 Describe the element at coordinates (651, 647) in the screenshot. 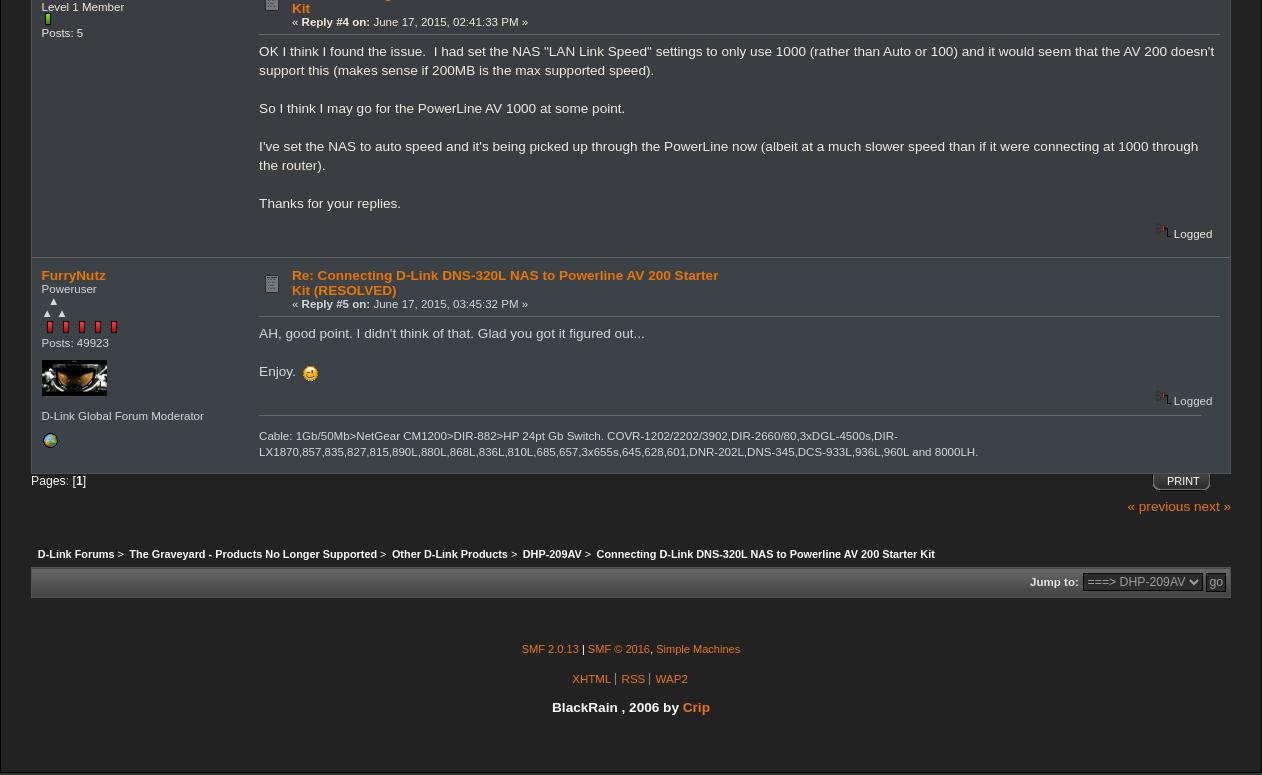

I see `','` at that location.